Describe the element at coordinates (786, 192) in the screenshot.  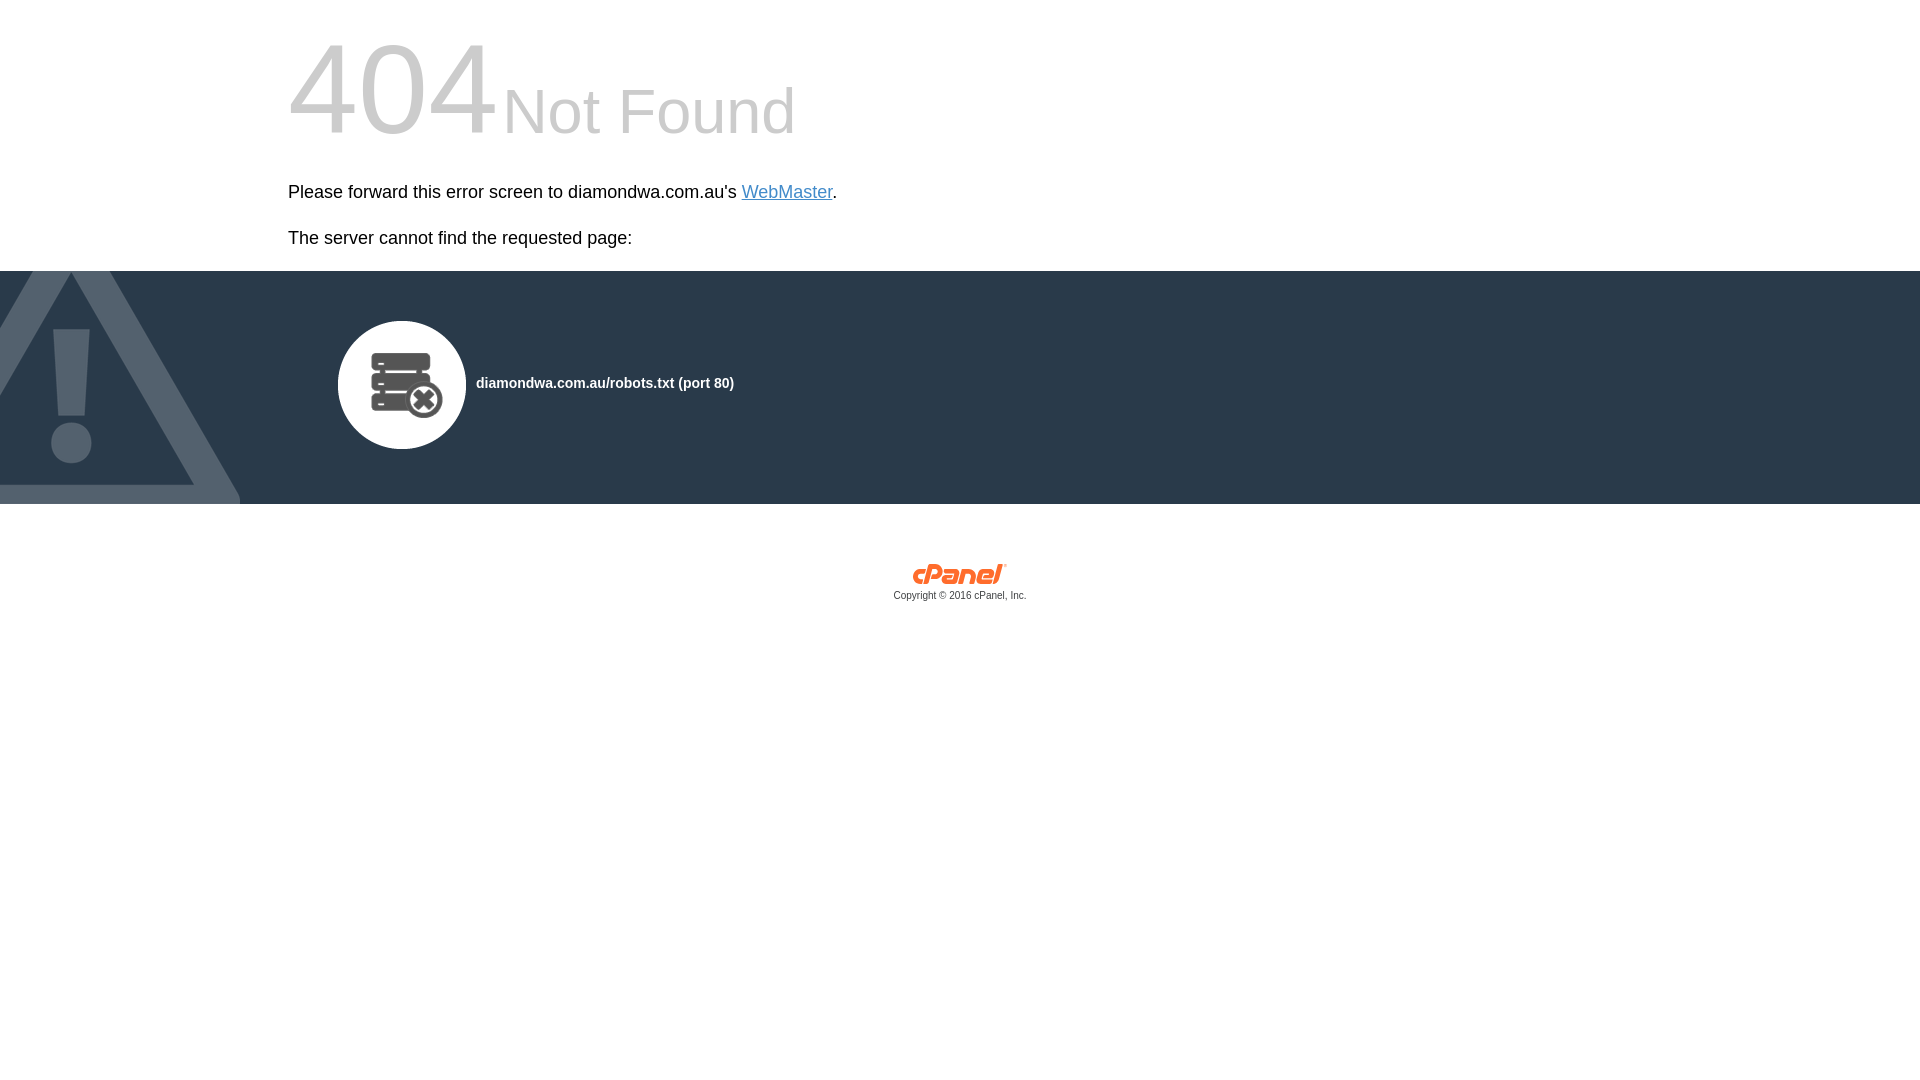
I see `'WebMaster'` at that location.